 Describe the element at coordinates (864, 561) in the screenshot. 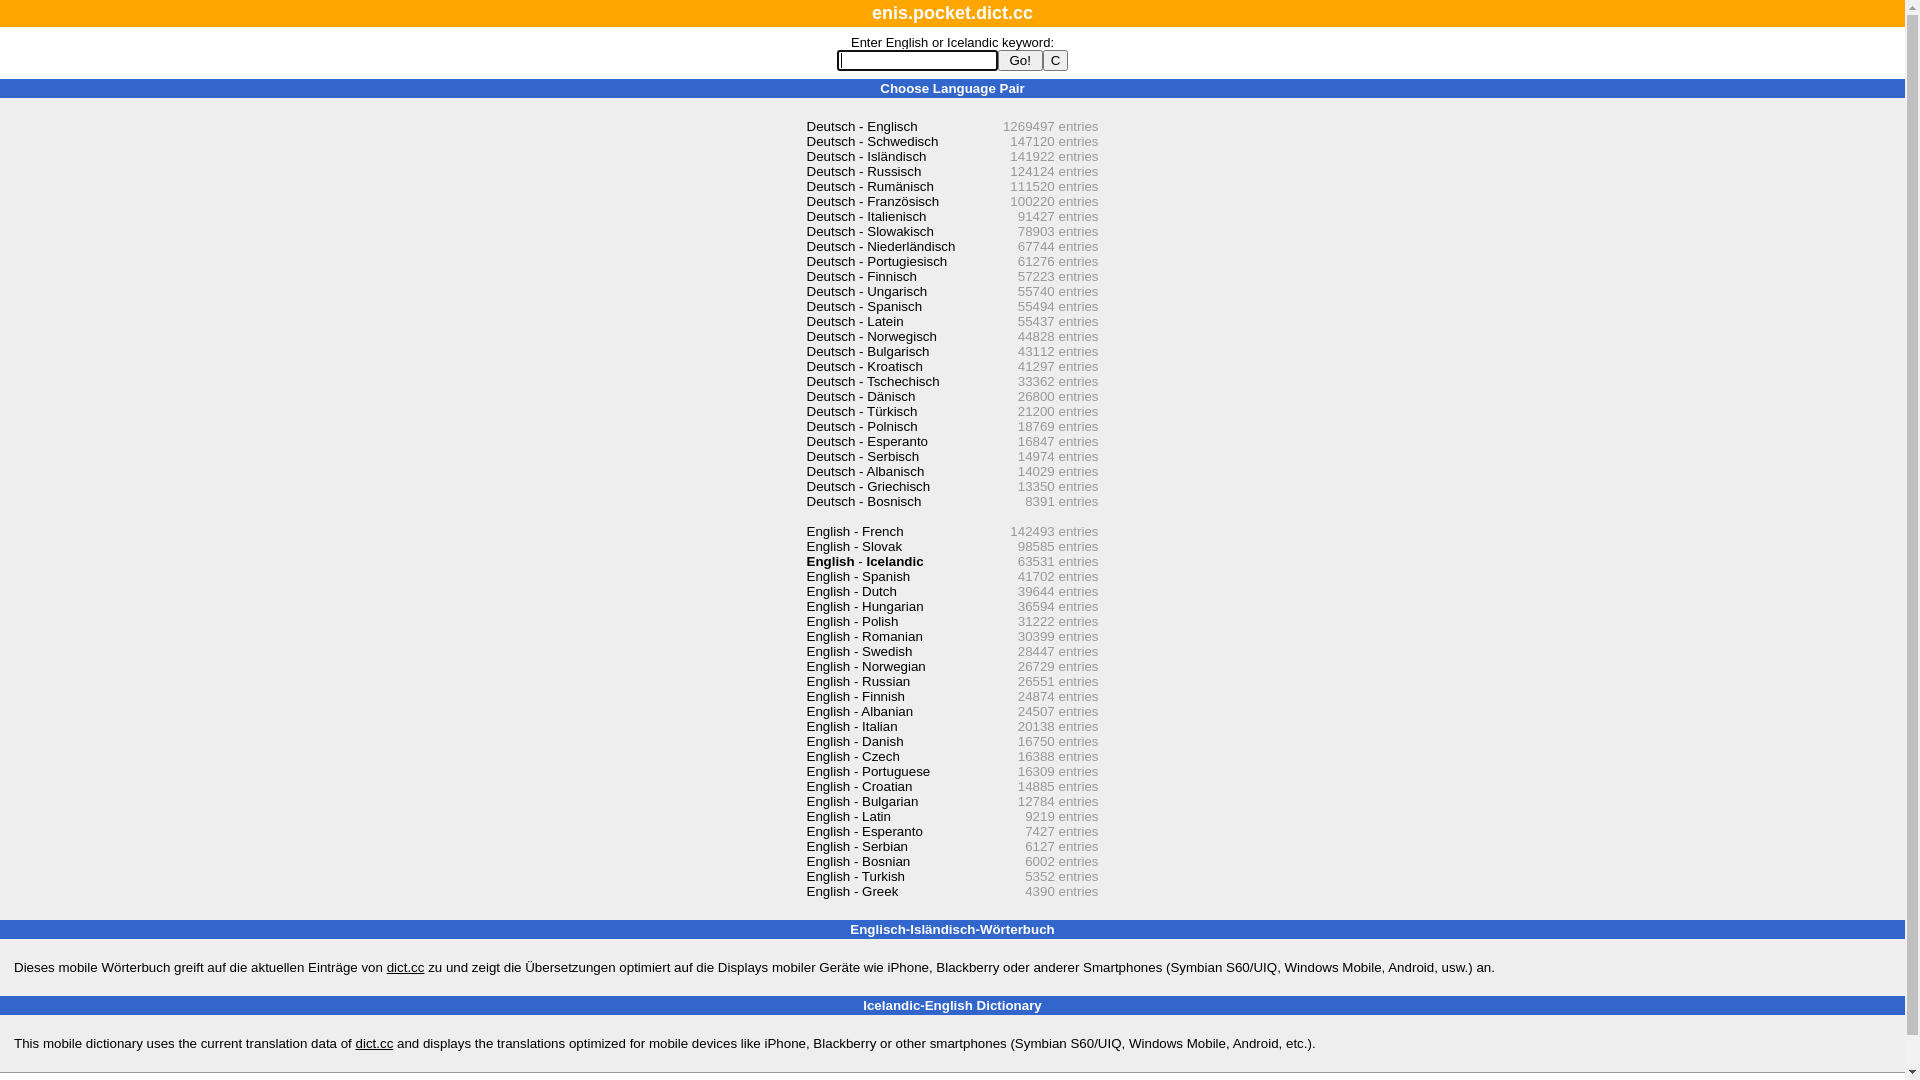

I see `'English - Icelandic'` at that location.